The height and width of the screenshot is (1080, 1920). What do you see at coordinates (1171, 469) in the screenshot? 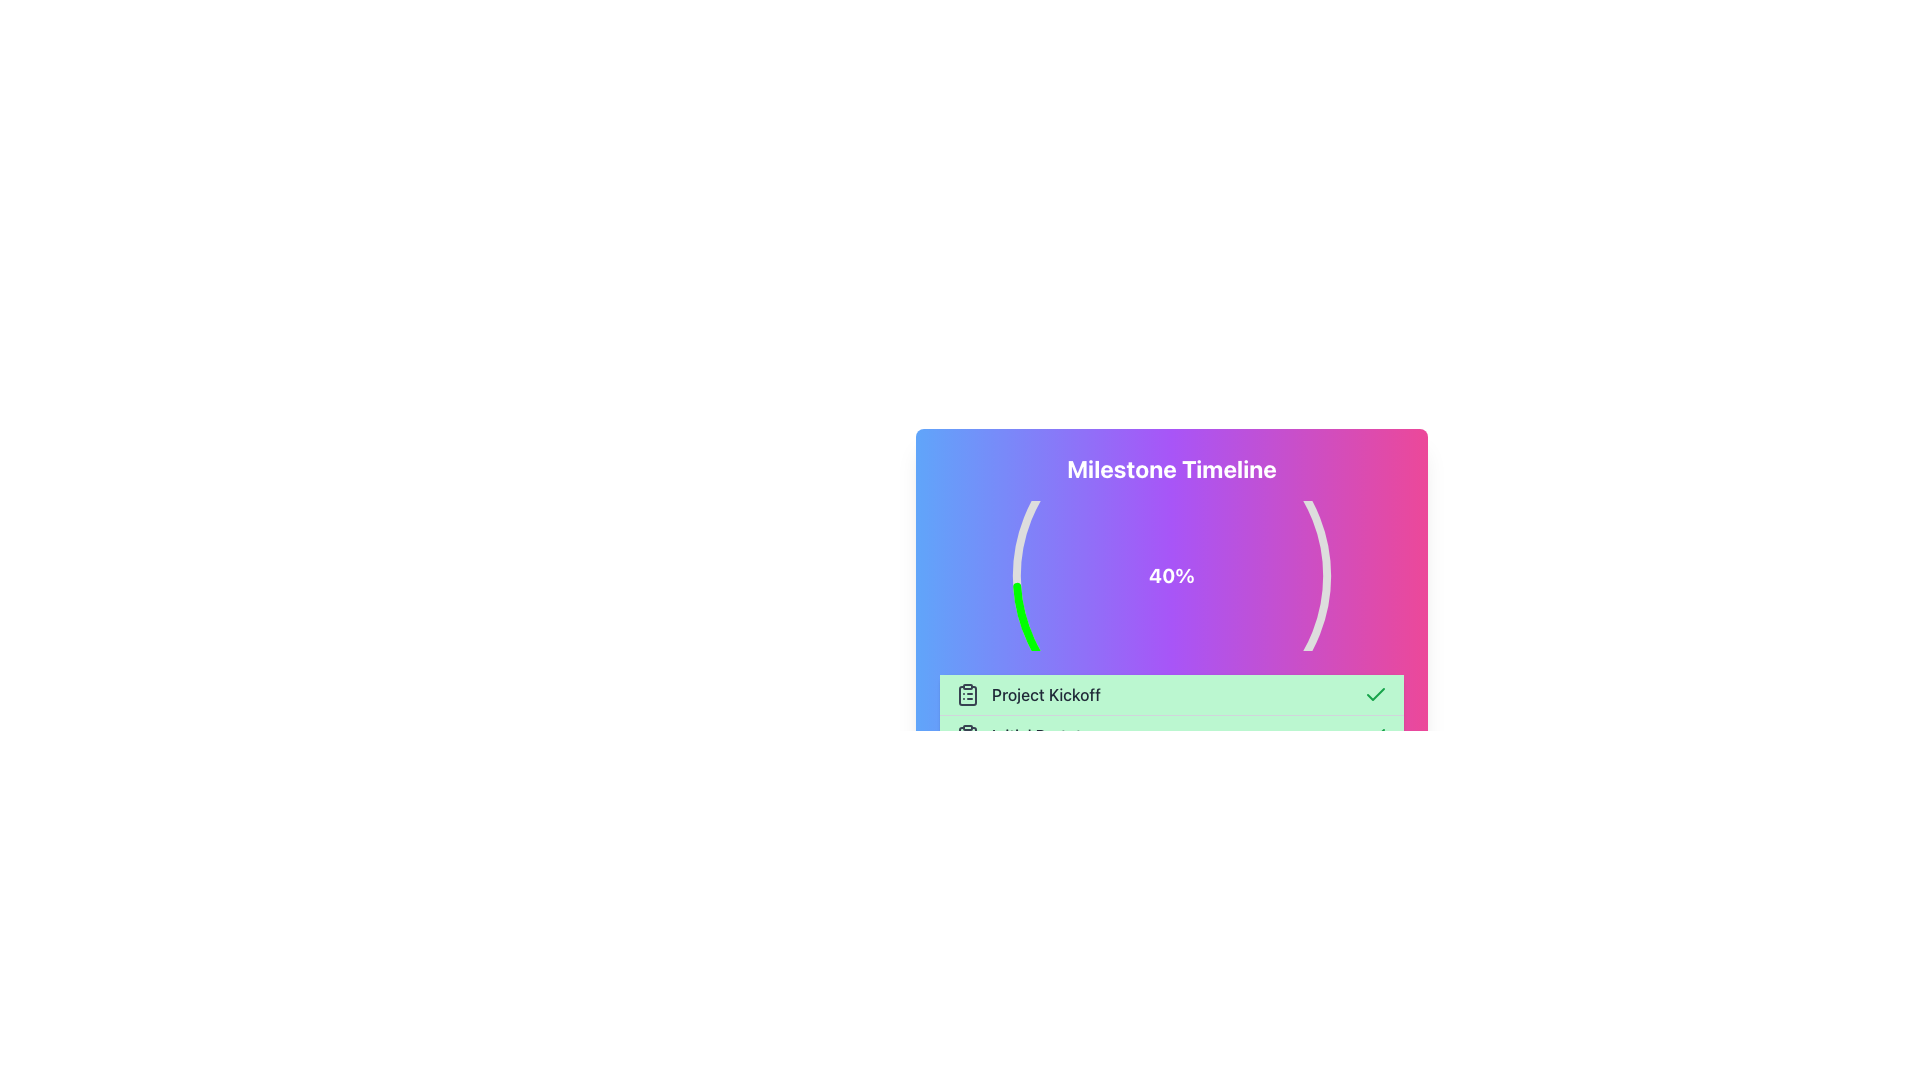
I see `text of the heading element displaying 'Milestone Timeline' in bold, white typography, centered within a colorful gradient background` at bounding box center [1171, 469].